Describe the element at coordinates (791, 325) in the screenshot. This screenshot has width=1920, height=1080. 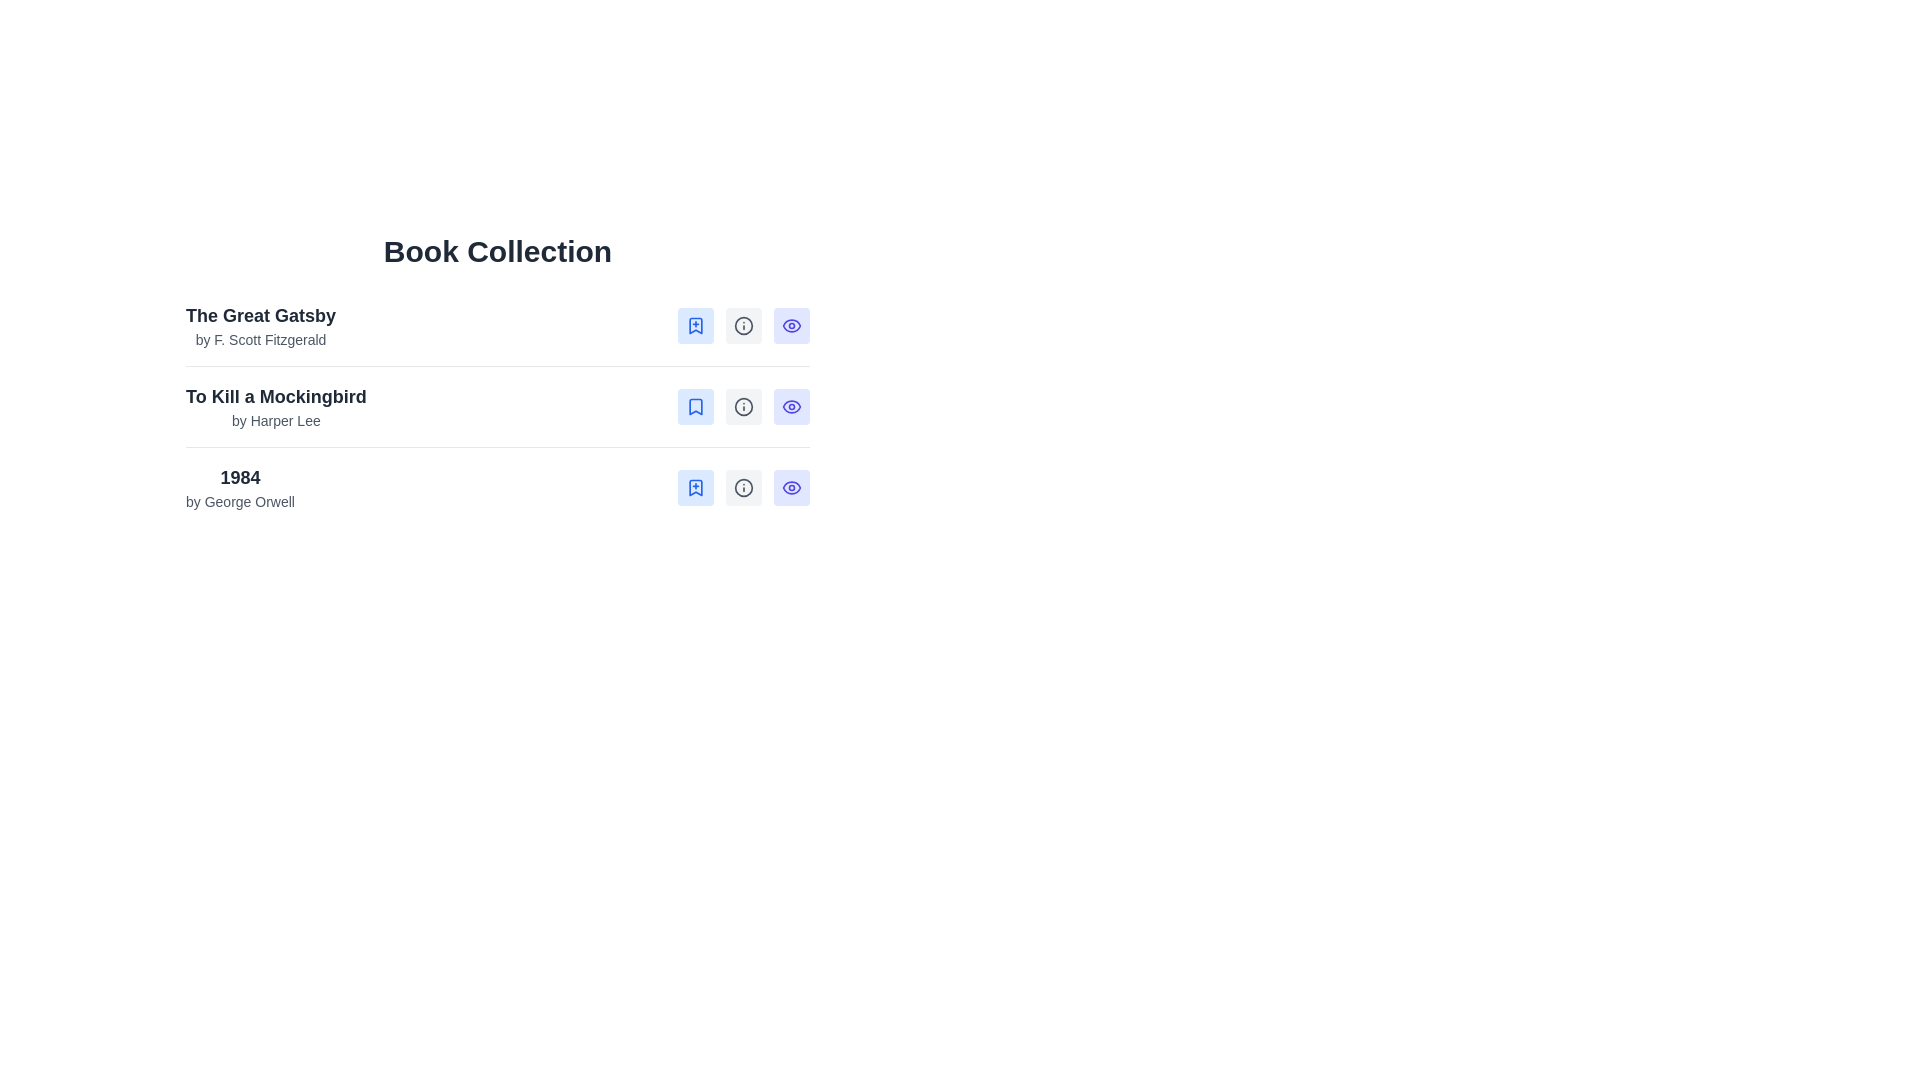
I see `the visibility options icon, which is the third icon in the action group next to the book title 'The Great Gatsby'` at that location.